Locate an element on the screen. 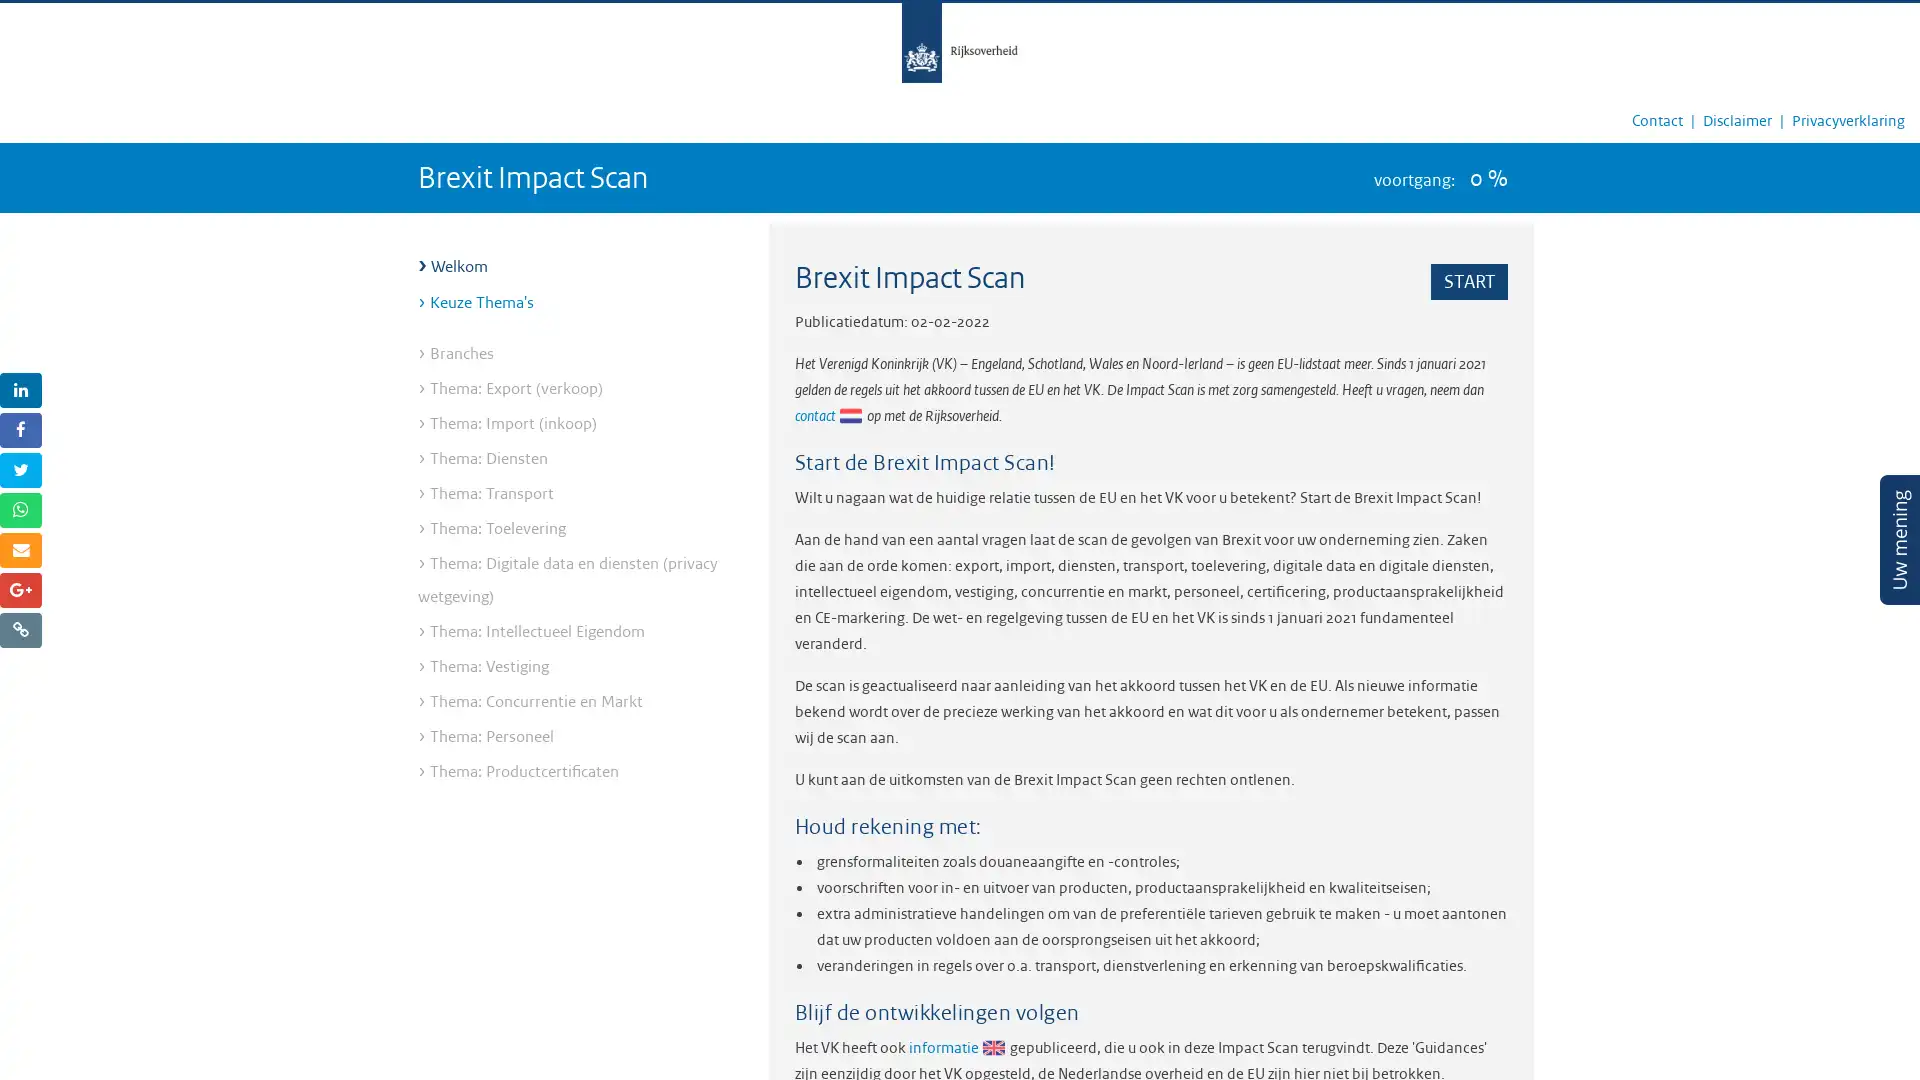  START is located at coordinates (1468, 281).